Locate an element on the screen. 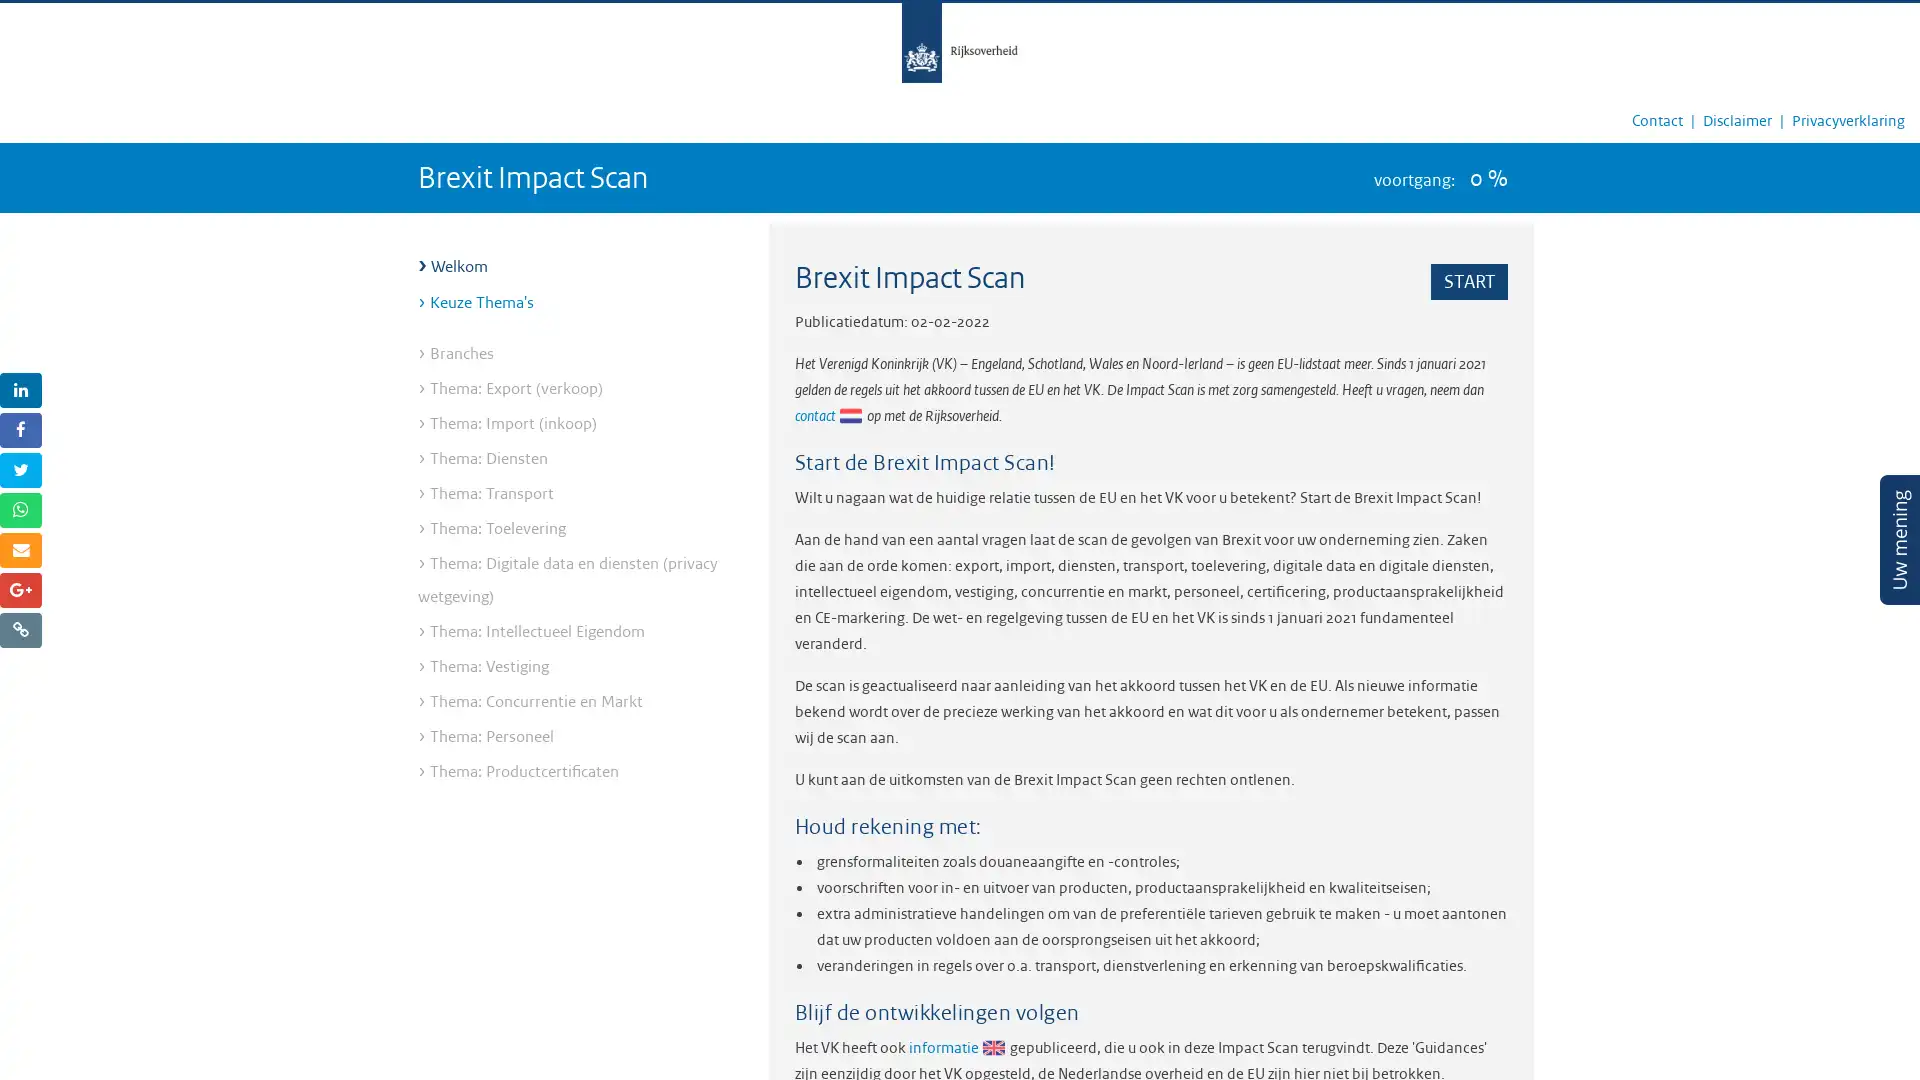  START is located at coordinates (1468, 281).